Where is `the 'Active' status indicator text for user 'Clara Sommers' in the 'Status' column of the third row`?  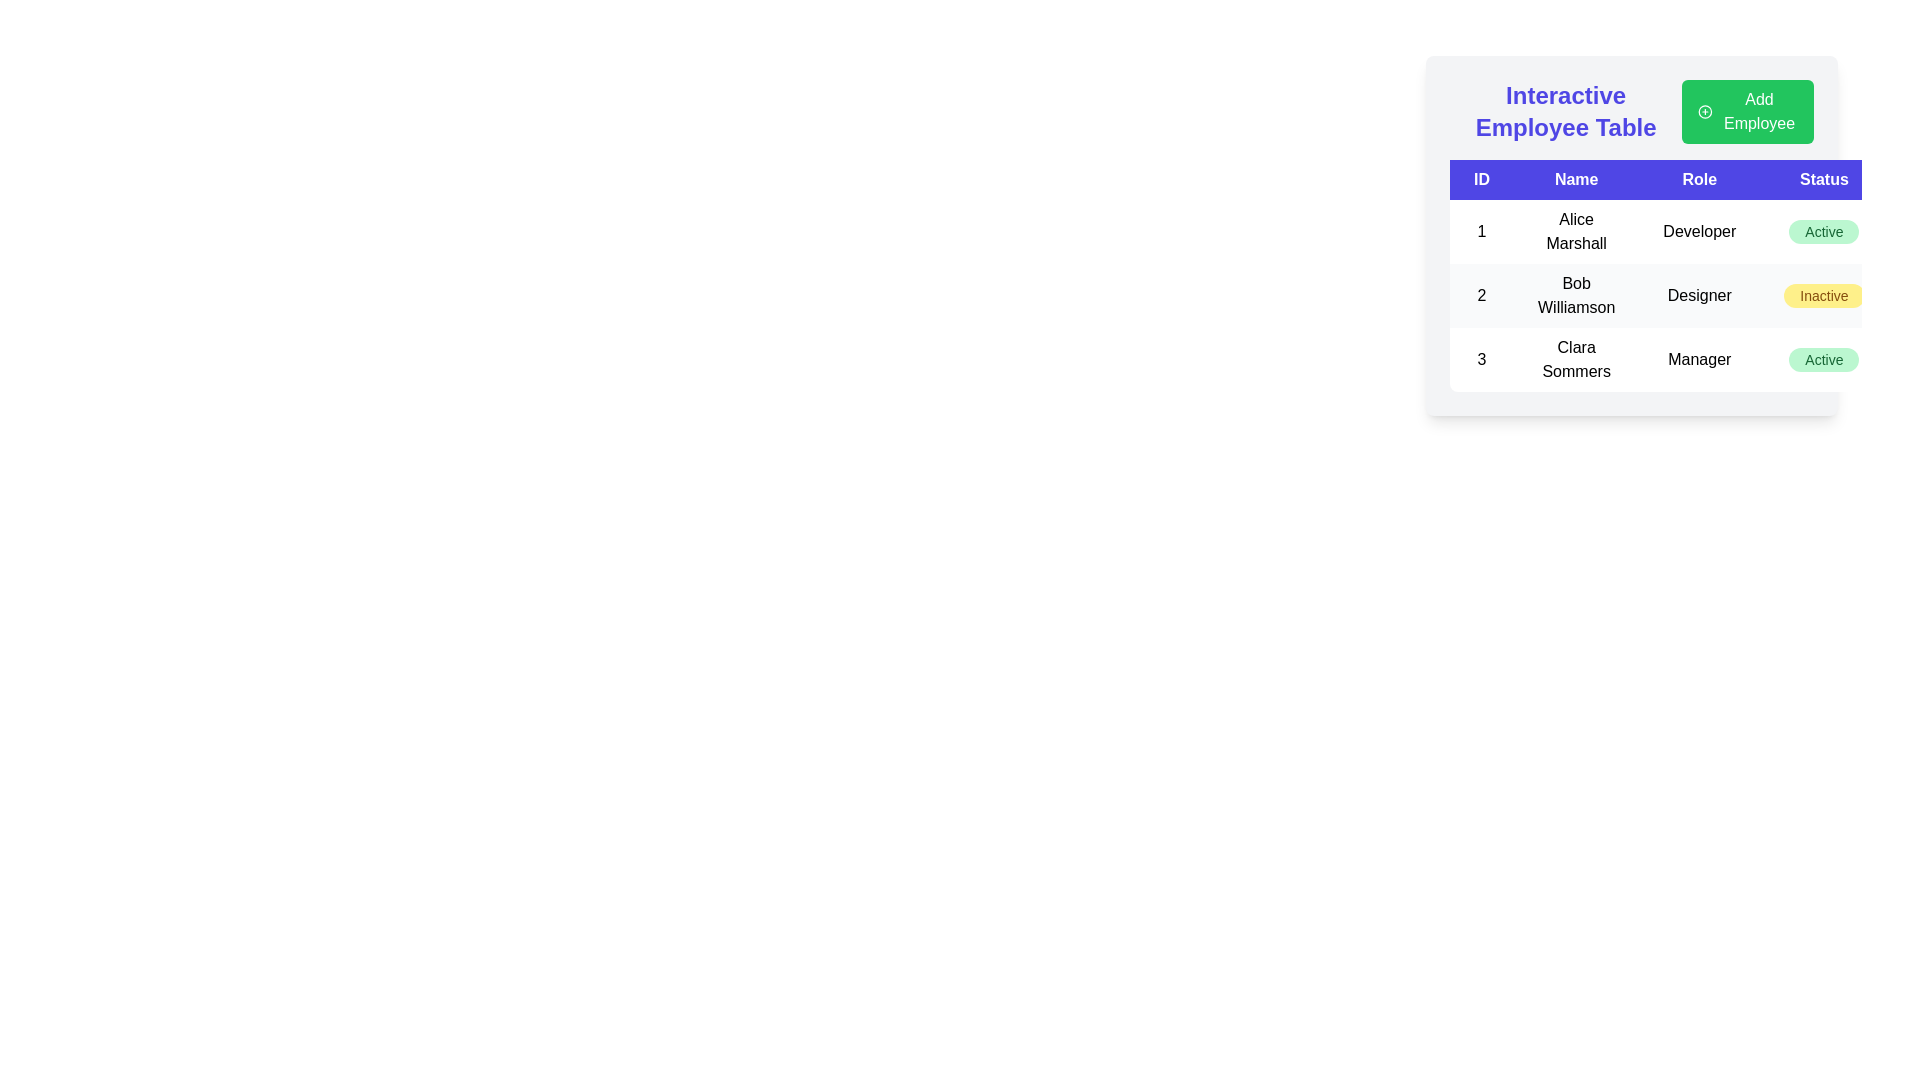
the 'Active' status indicator text for user 'Clara Sommers' in the 'Status' column of the third row is located at coordinates (1824, 358).